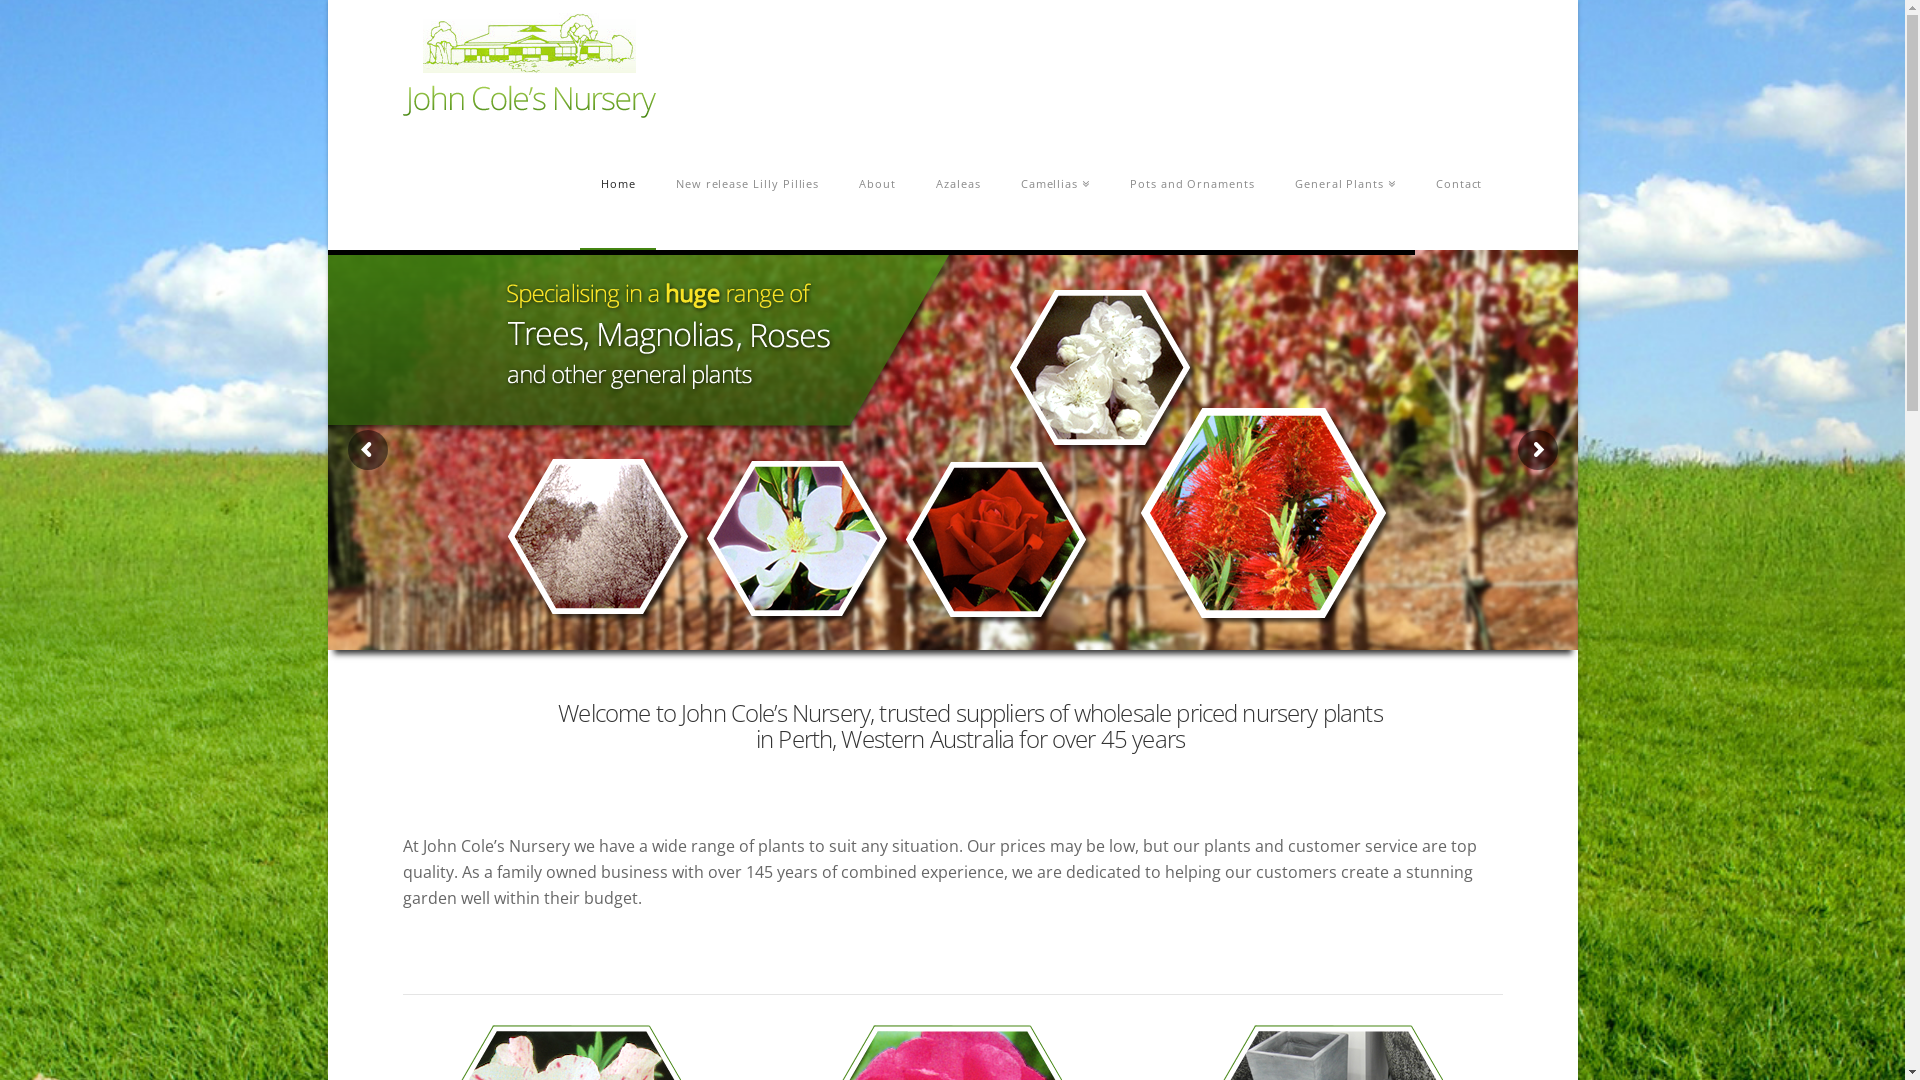  What do you see at coordinates (1192, 182) in the screenshot?
I see `'Pots and Ornaments'` at bounding box center [1192, 182].